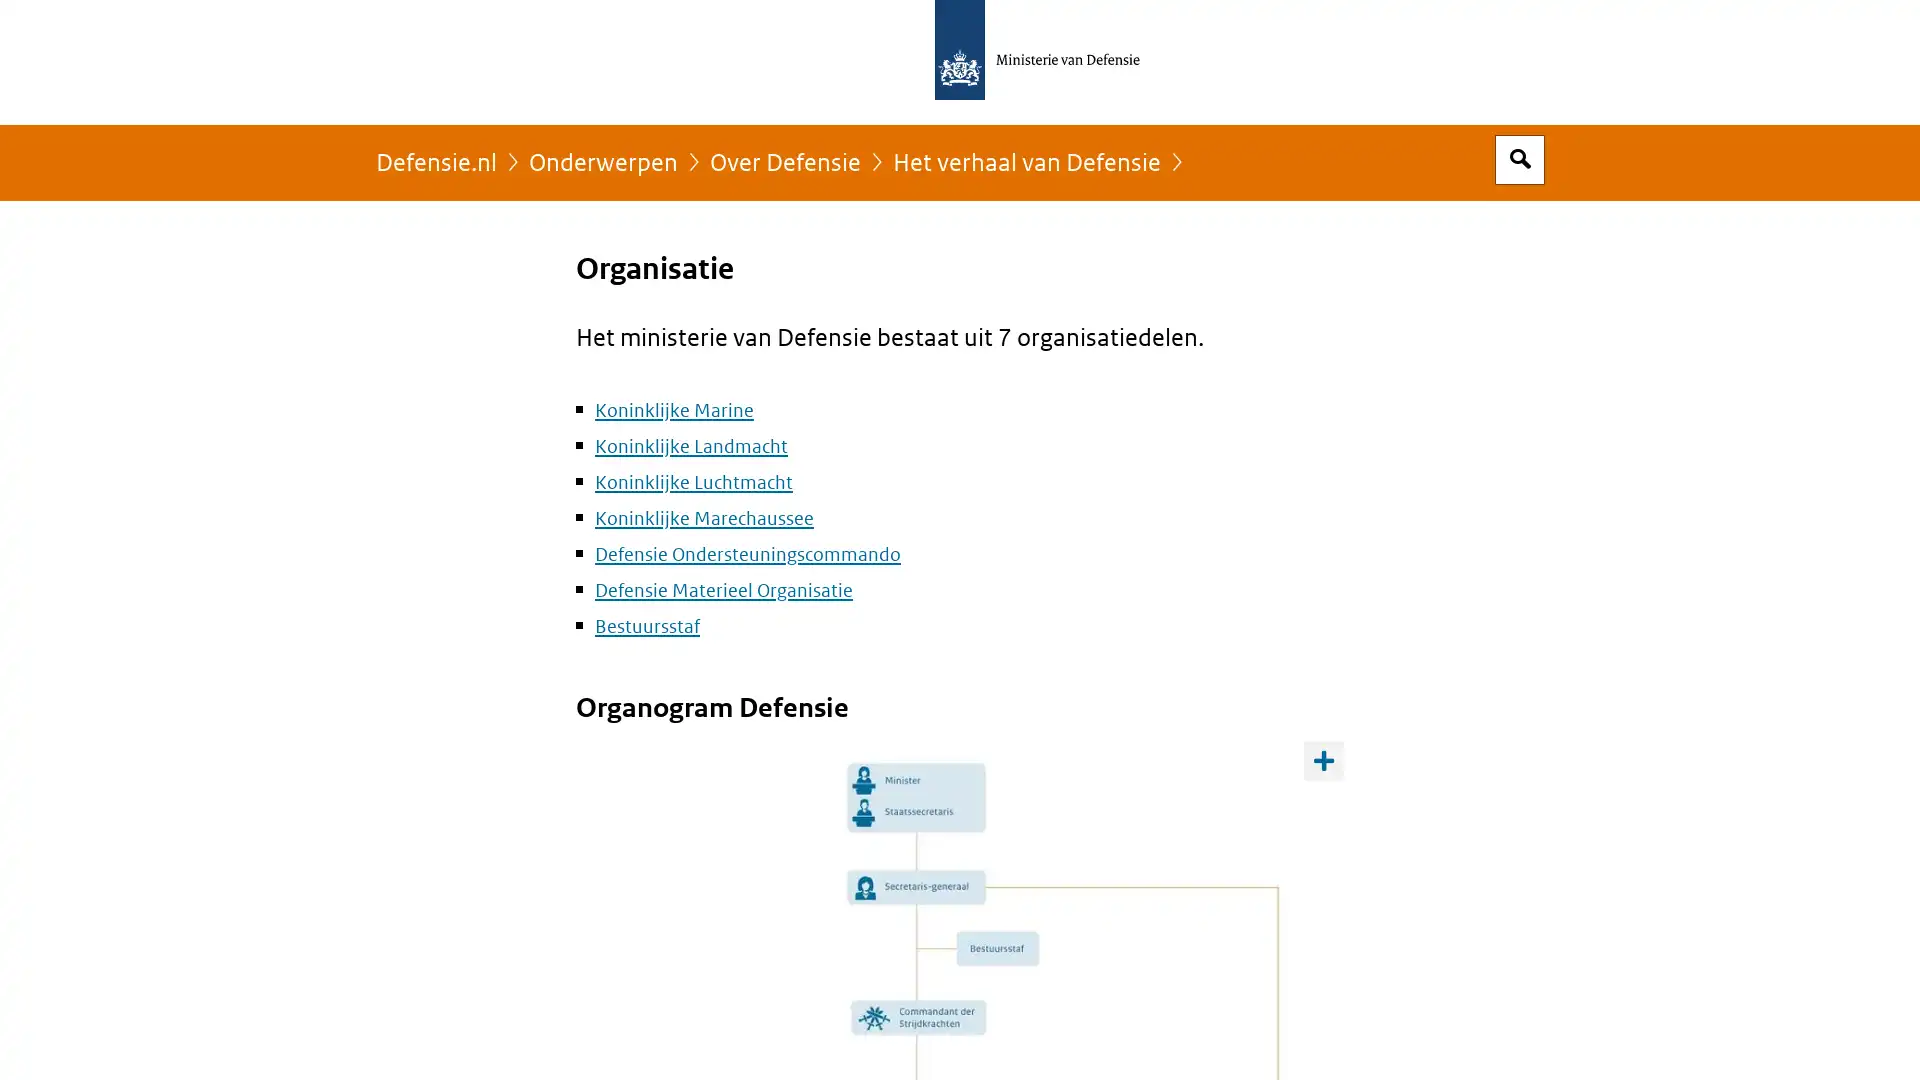  I want to click on Open zoekveld, so click(1520, 158).